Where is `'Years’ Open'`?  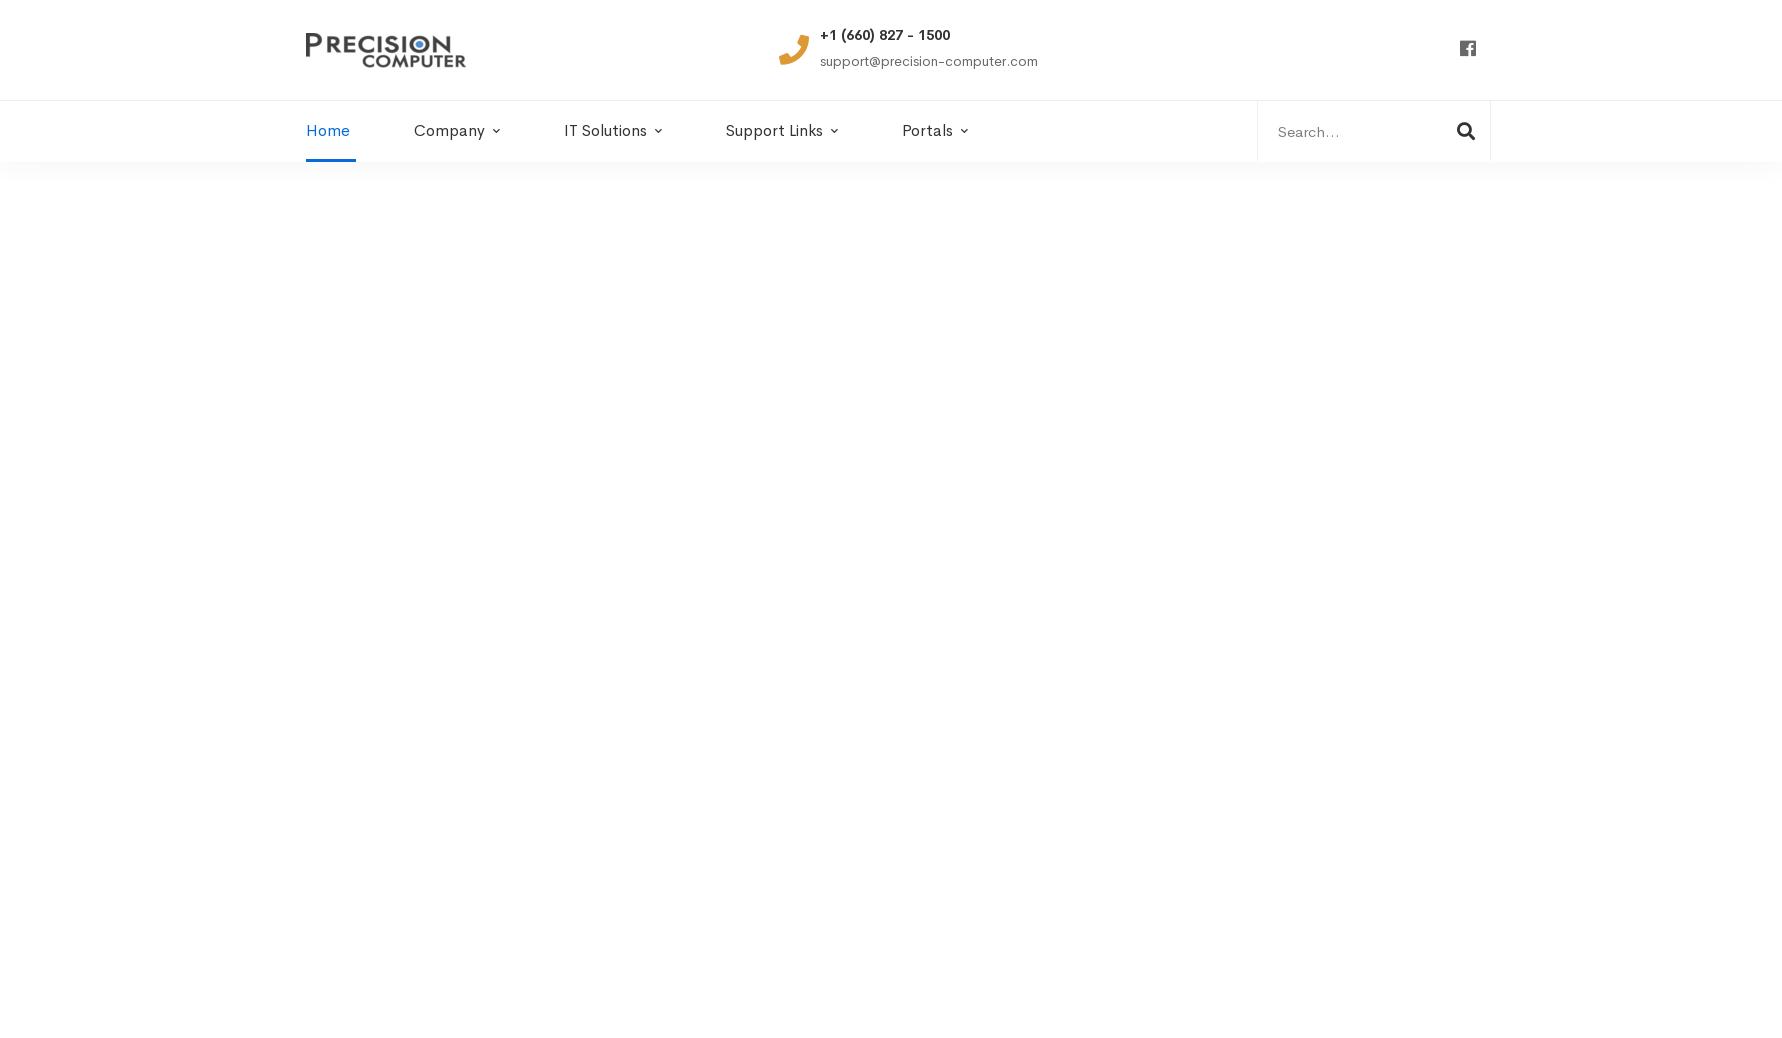
'Years’ Open' is located at coordinates (633, 993).